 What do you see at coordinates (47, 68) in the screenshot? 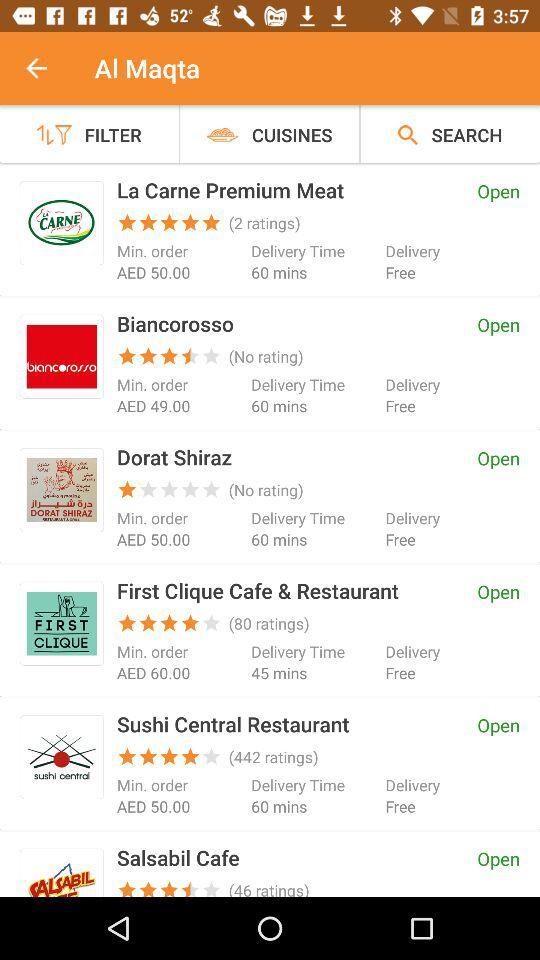
I see `go back` at bounding box center [47, 68].